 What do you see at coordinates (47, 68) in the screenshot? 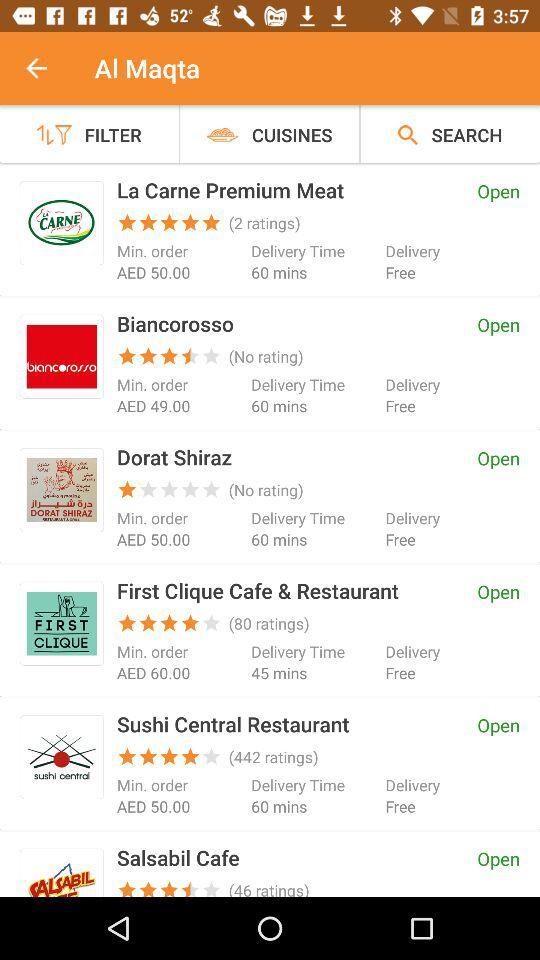
I see `go back` at bounding box center [47, 68].